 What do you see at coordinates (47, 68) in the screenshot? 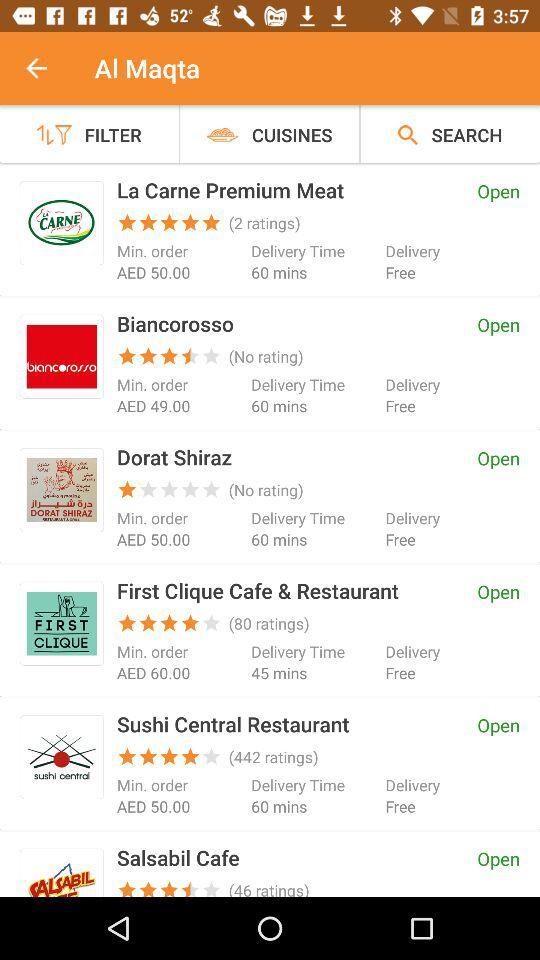
I see `go back` at bounding box center [47, 68].